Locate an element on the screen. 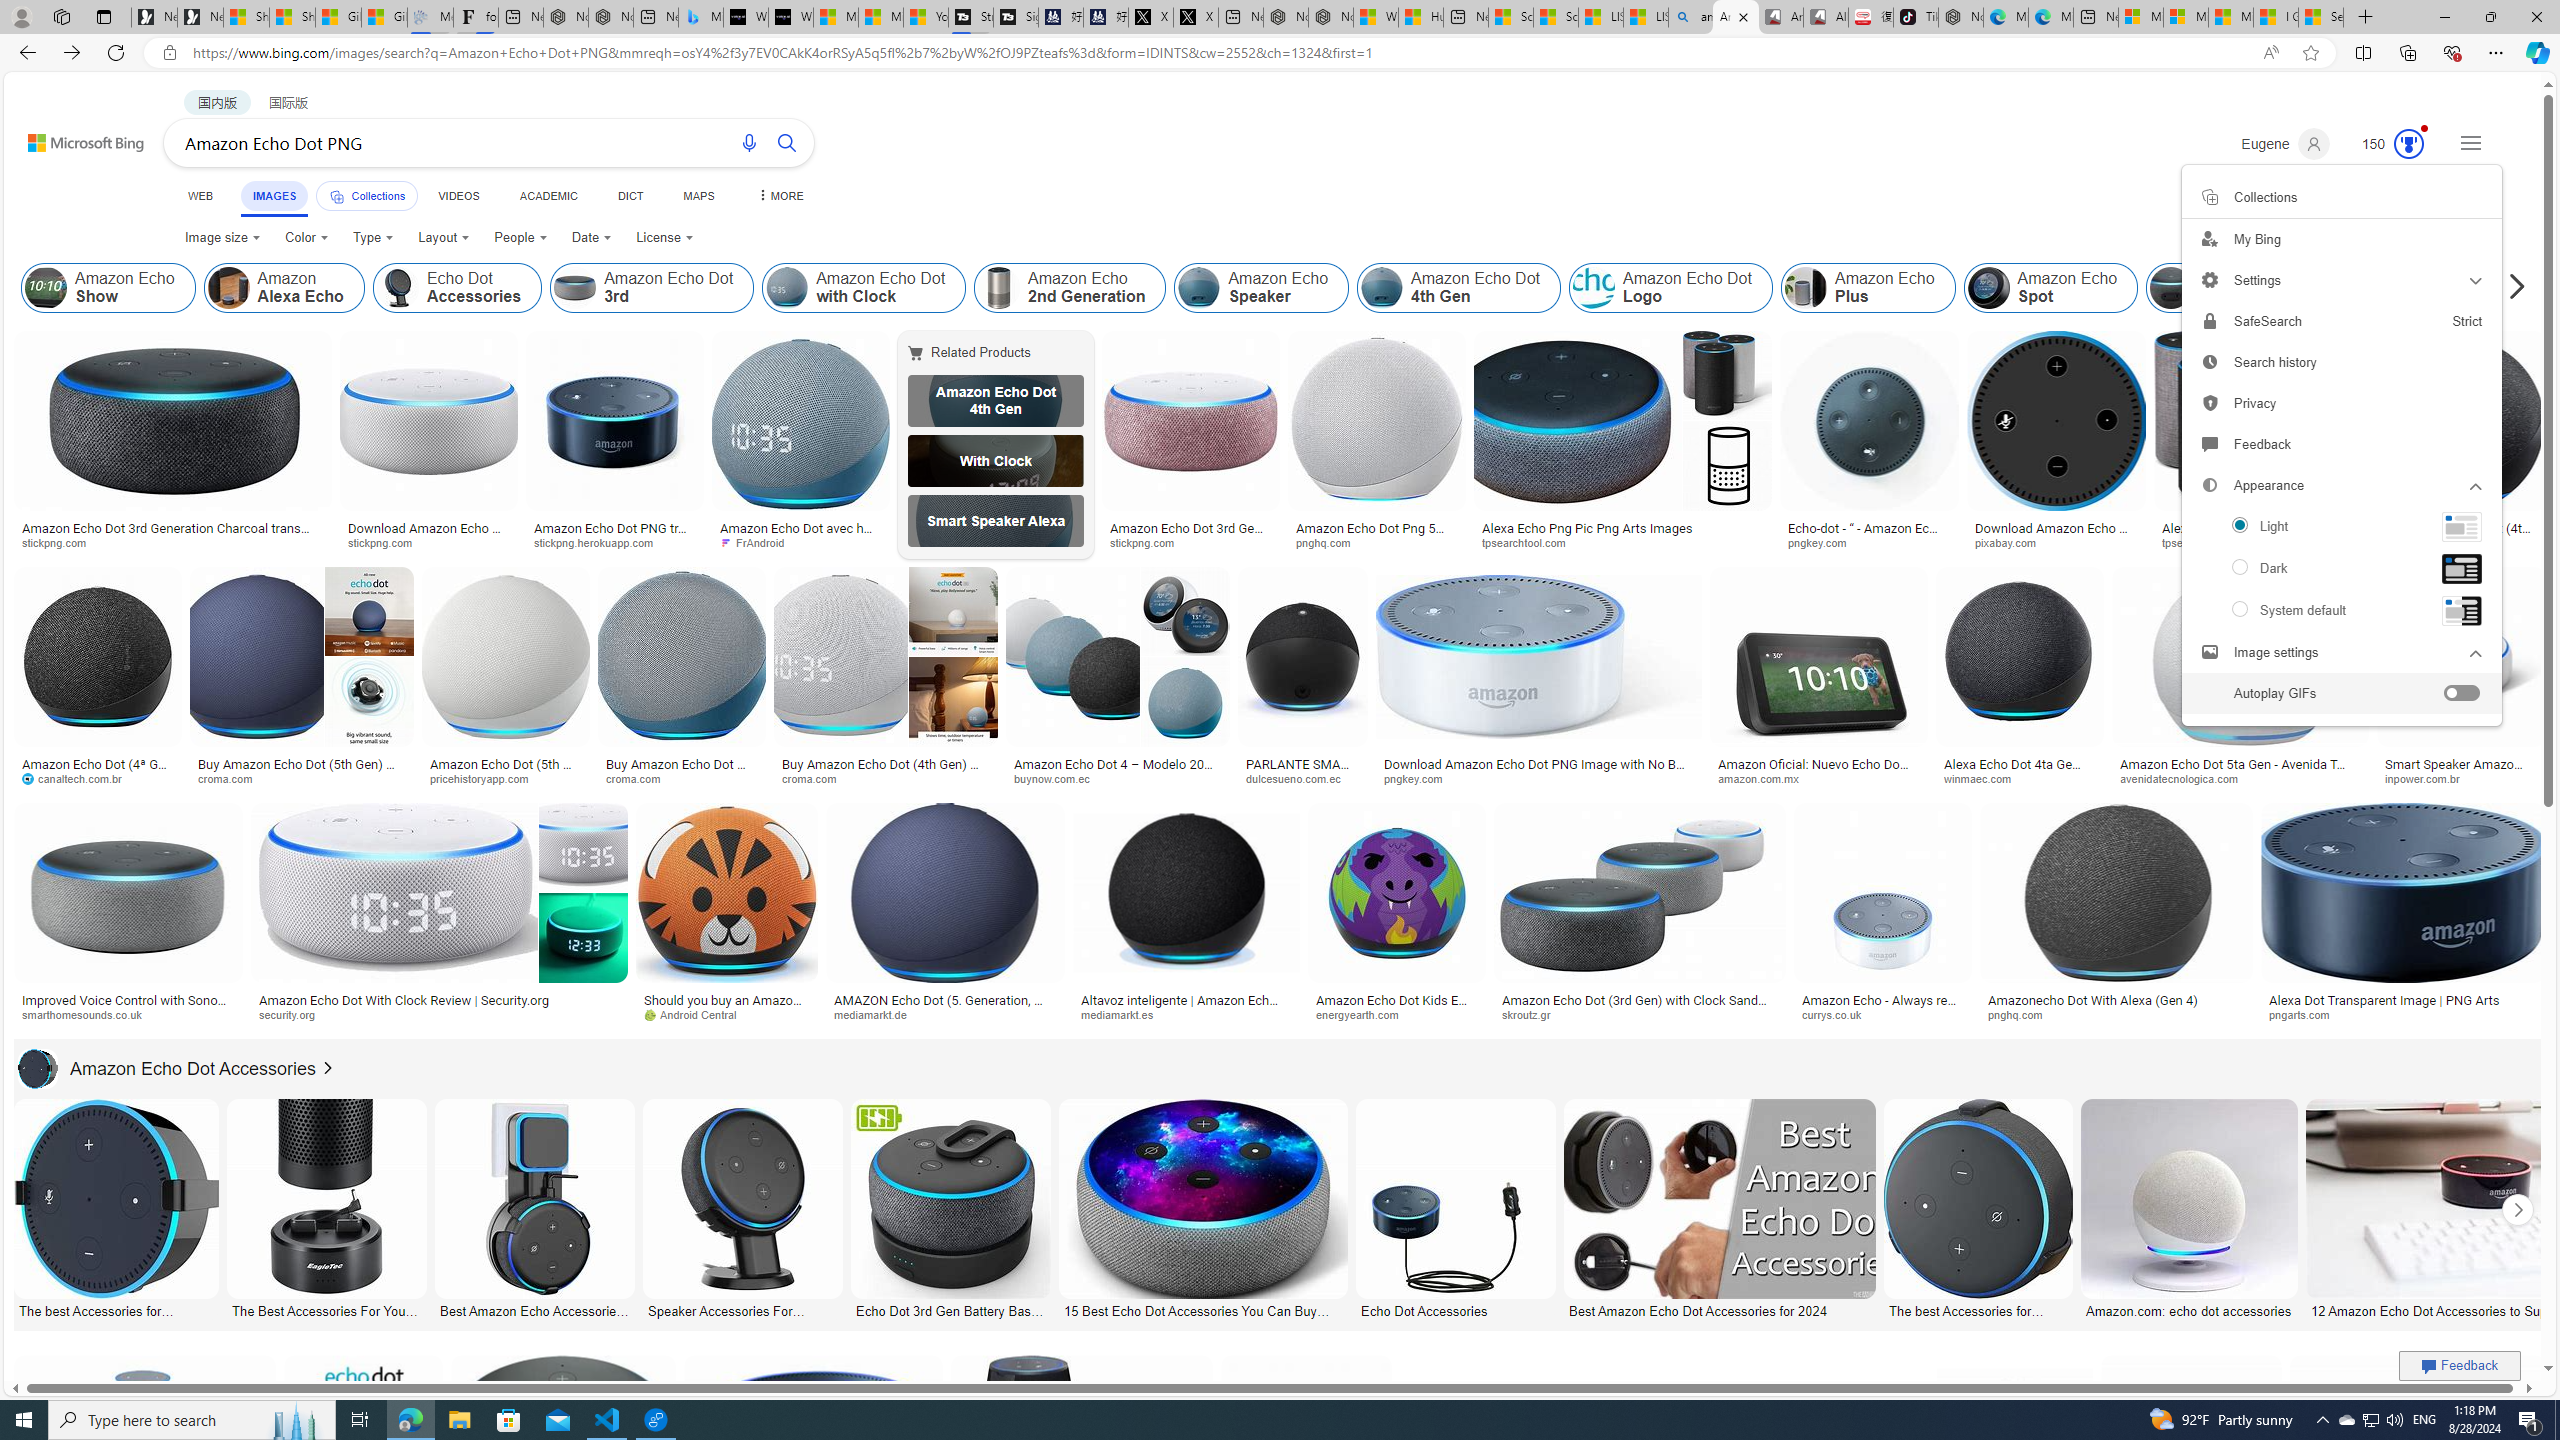 The width and height of the screenshot is (2560, 1440). 'Nordace - Best Sellers' is located at coordinates (1960, 16).